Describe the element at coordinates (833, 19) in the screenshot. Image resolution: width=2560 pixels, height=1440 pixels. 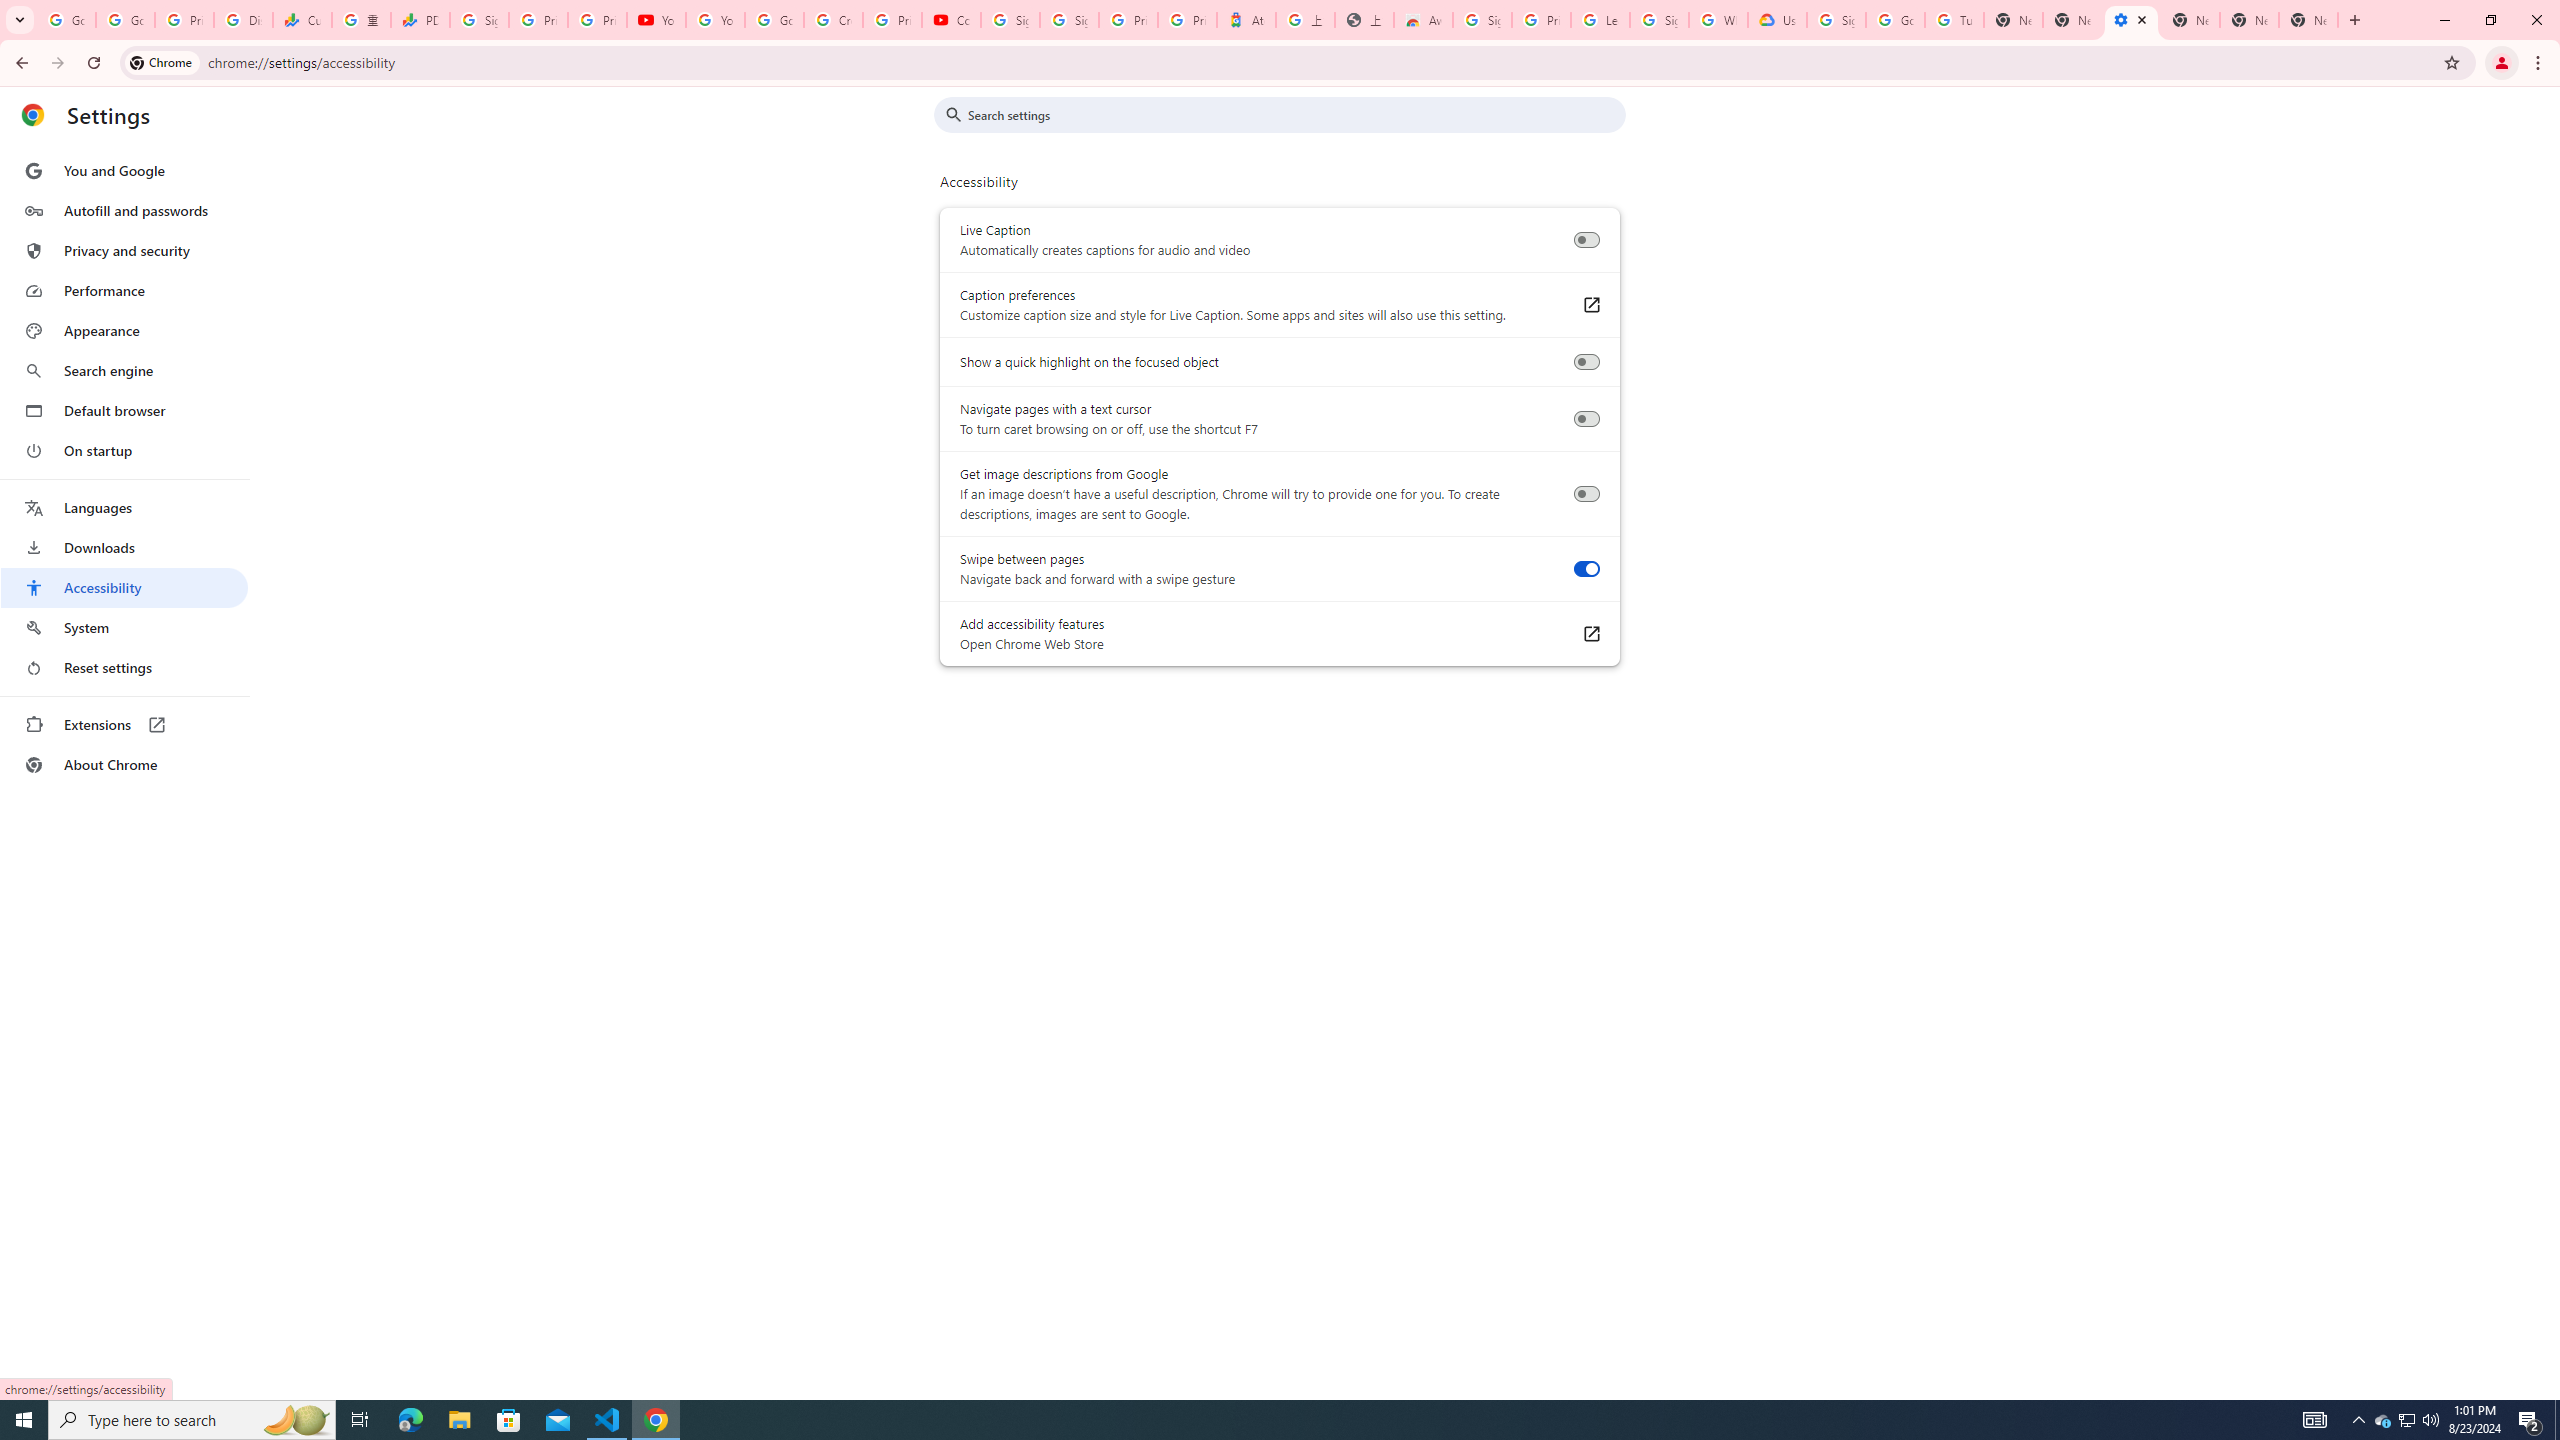
I see `'Create your Google Account'` at that location.